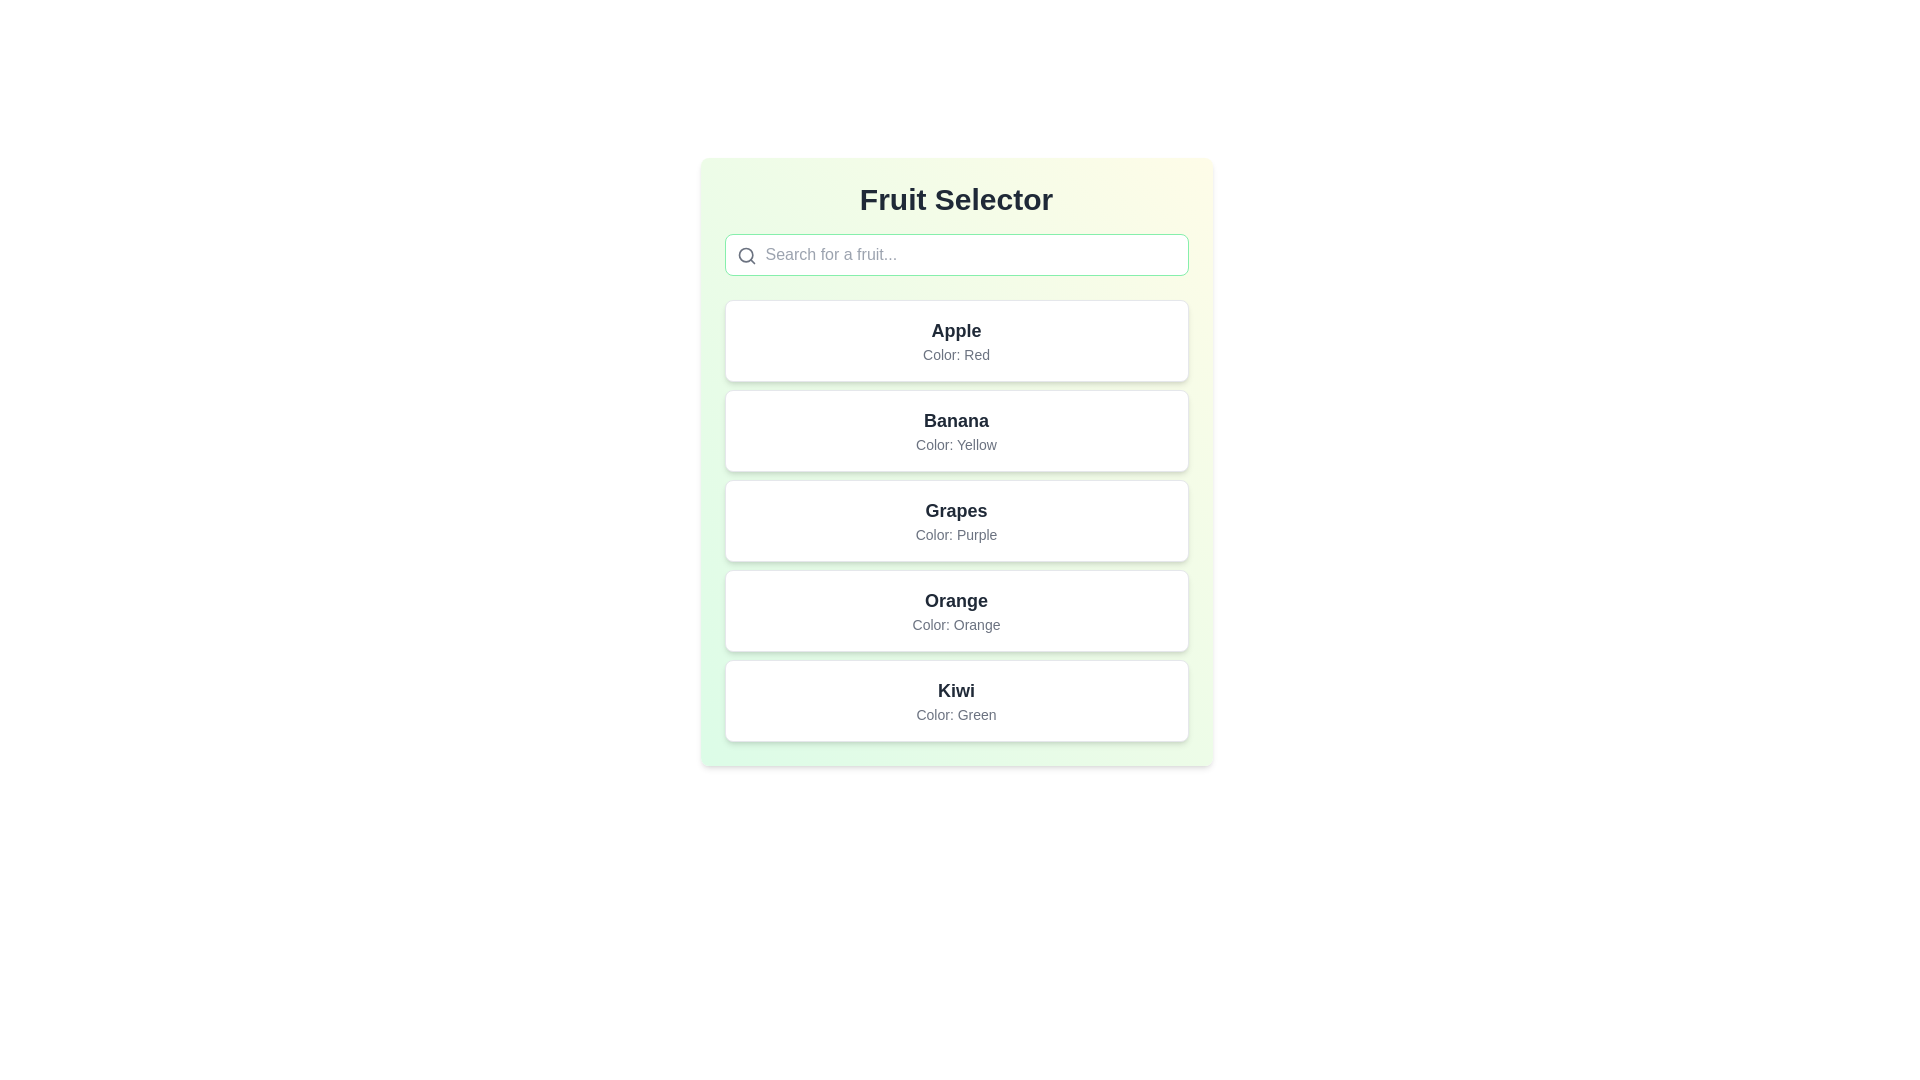  Describe the element at coordinates (955, 353) in the screenshot. I see `and interpret the content of the Text label that describes the color associated with the 'Apple' entry, which is positioned directly below the title 'Apple'` at that location.